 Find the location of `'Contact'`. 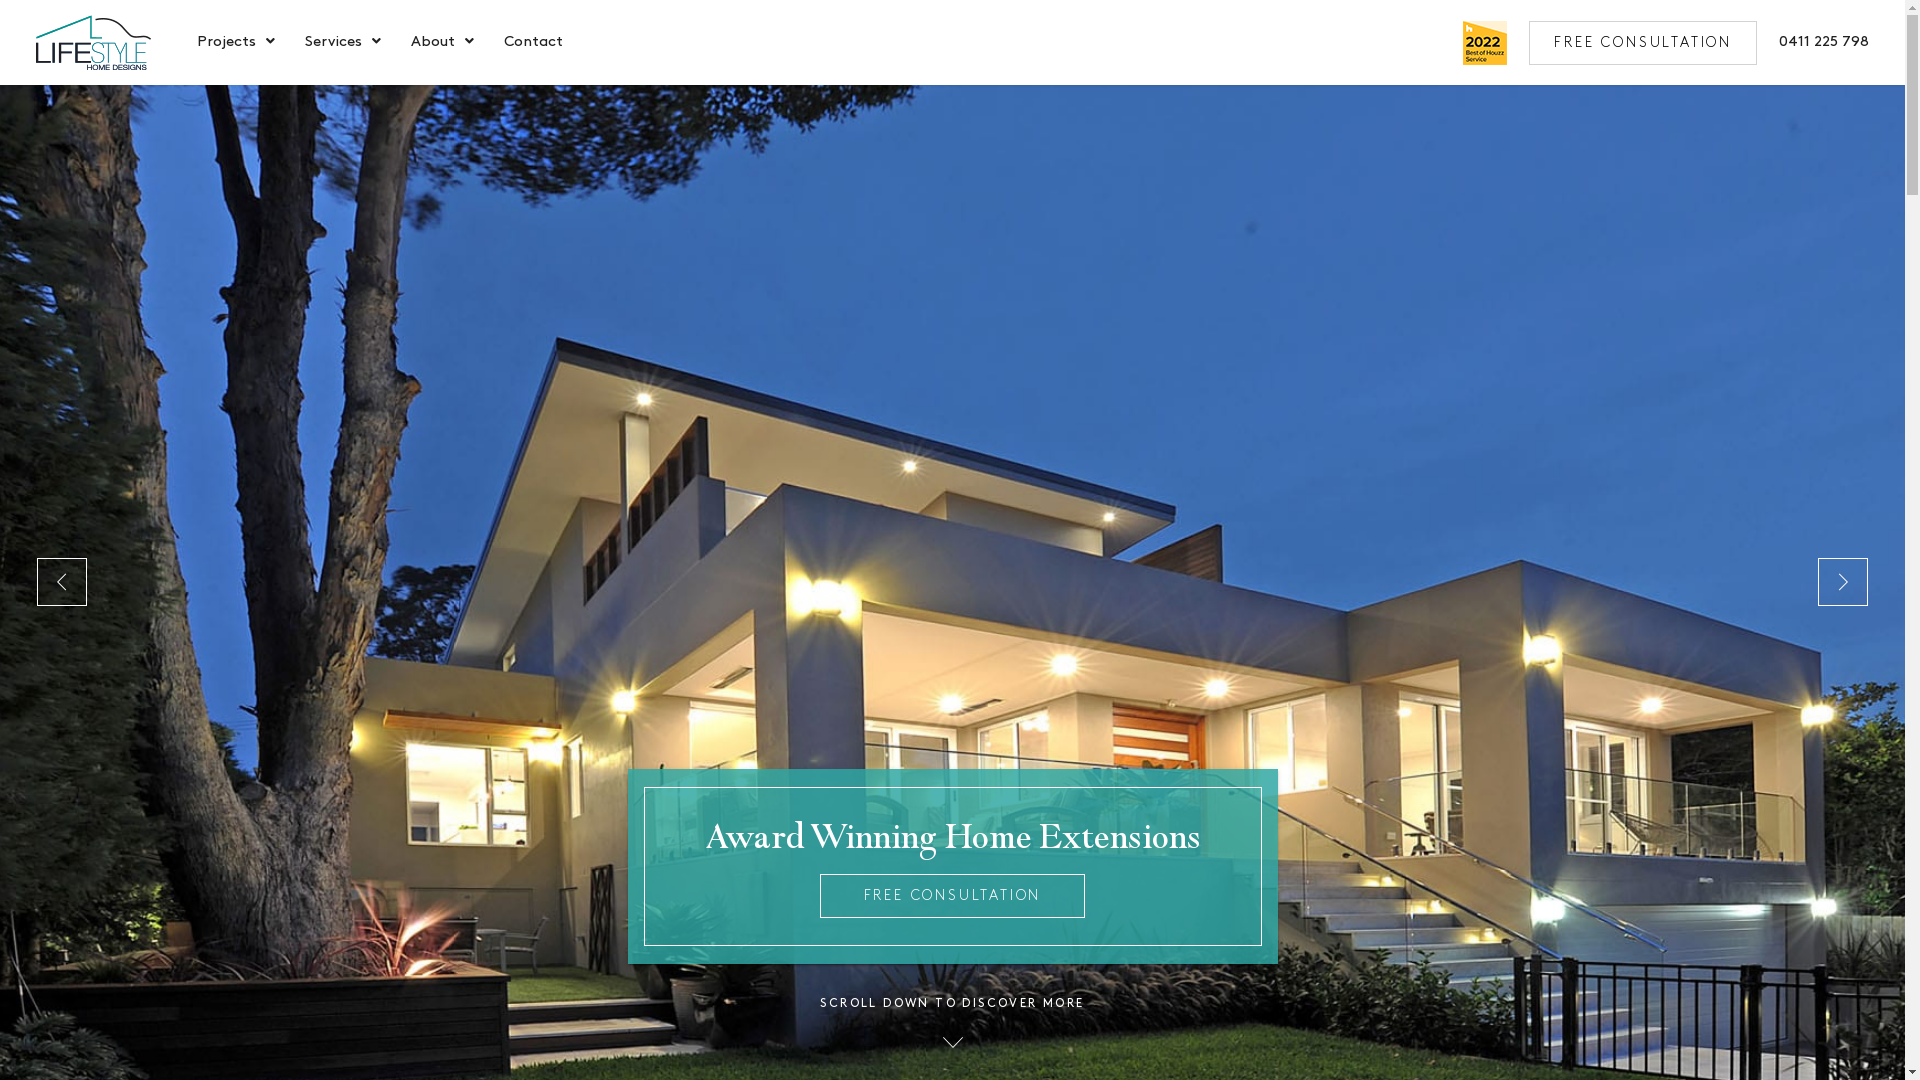

'Contact' is located at coordinates (533, 43).